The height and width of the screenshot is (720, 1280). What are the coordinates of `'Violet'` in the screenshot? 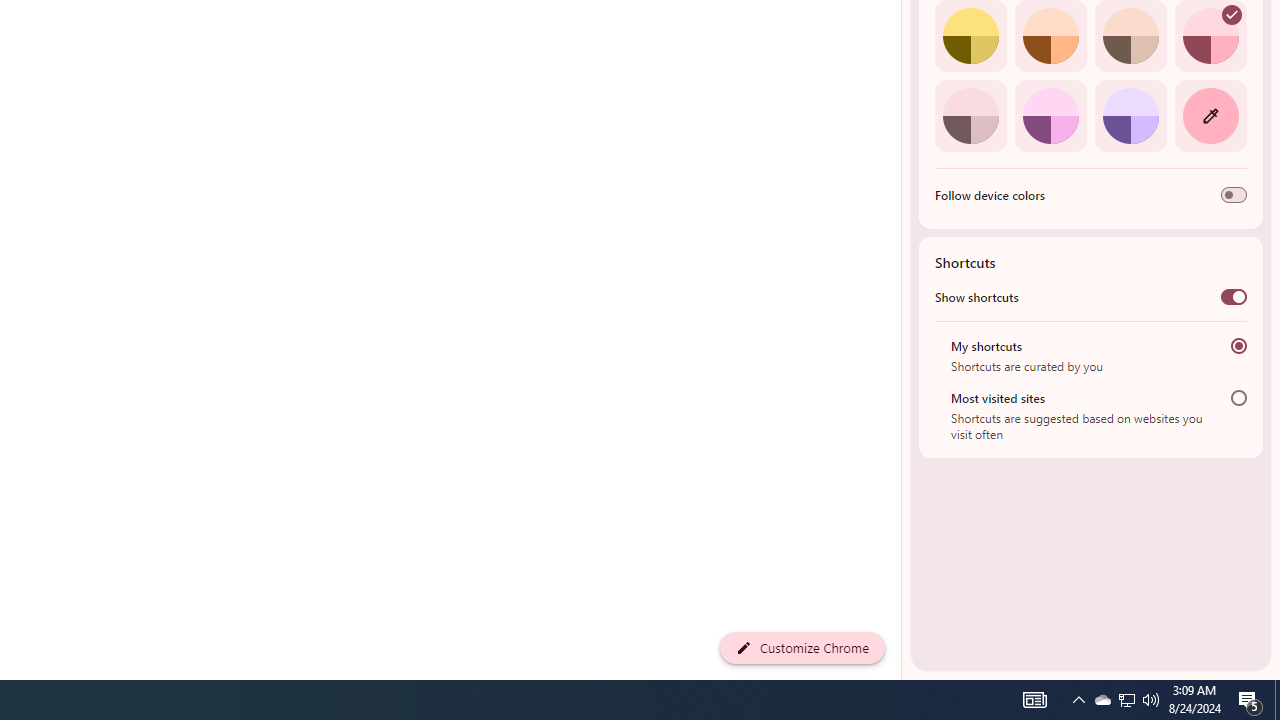 It's located at (1130, 115).